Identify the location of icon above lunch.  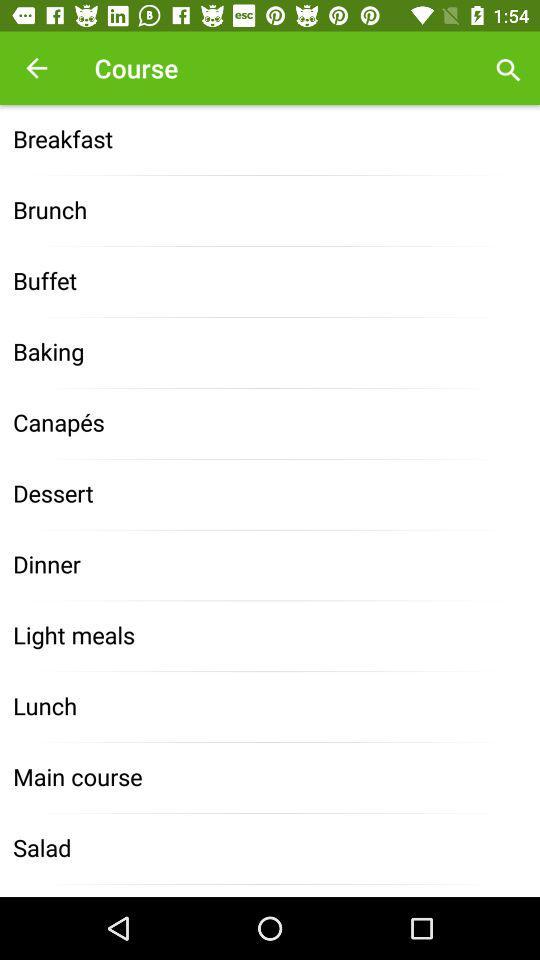
(270, 635).